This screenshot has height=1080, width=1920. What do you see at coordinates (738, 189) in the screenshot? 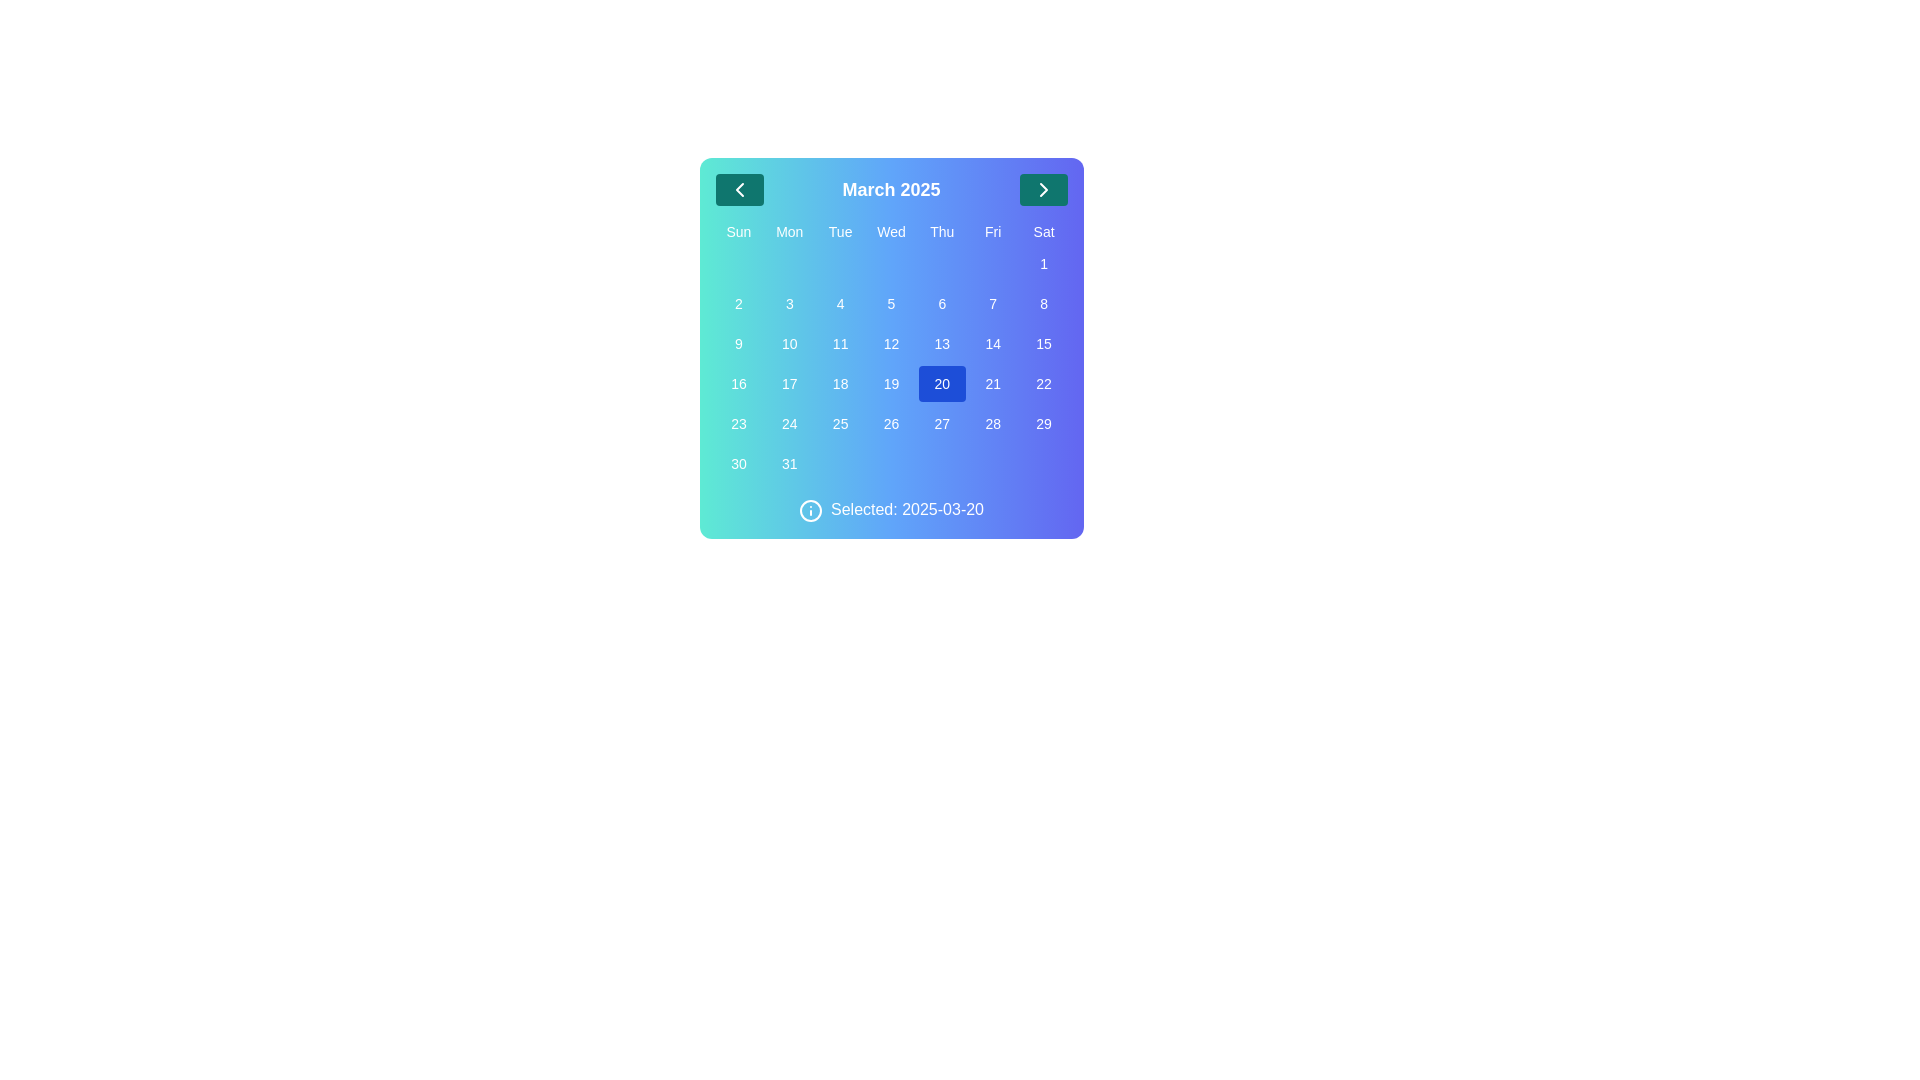
I see `the left-pointing chevron icon button with a teal background located in the top-left corner of the calendar header, adjacent to the 'March 2025' text for accessibility navigation` at bounding box center [738, 189].